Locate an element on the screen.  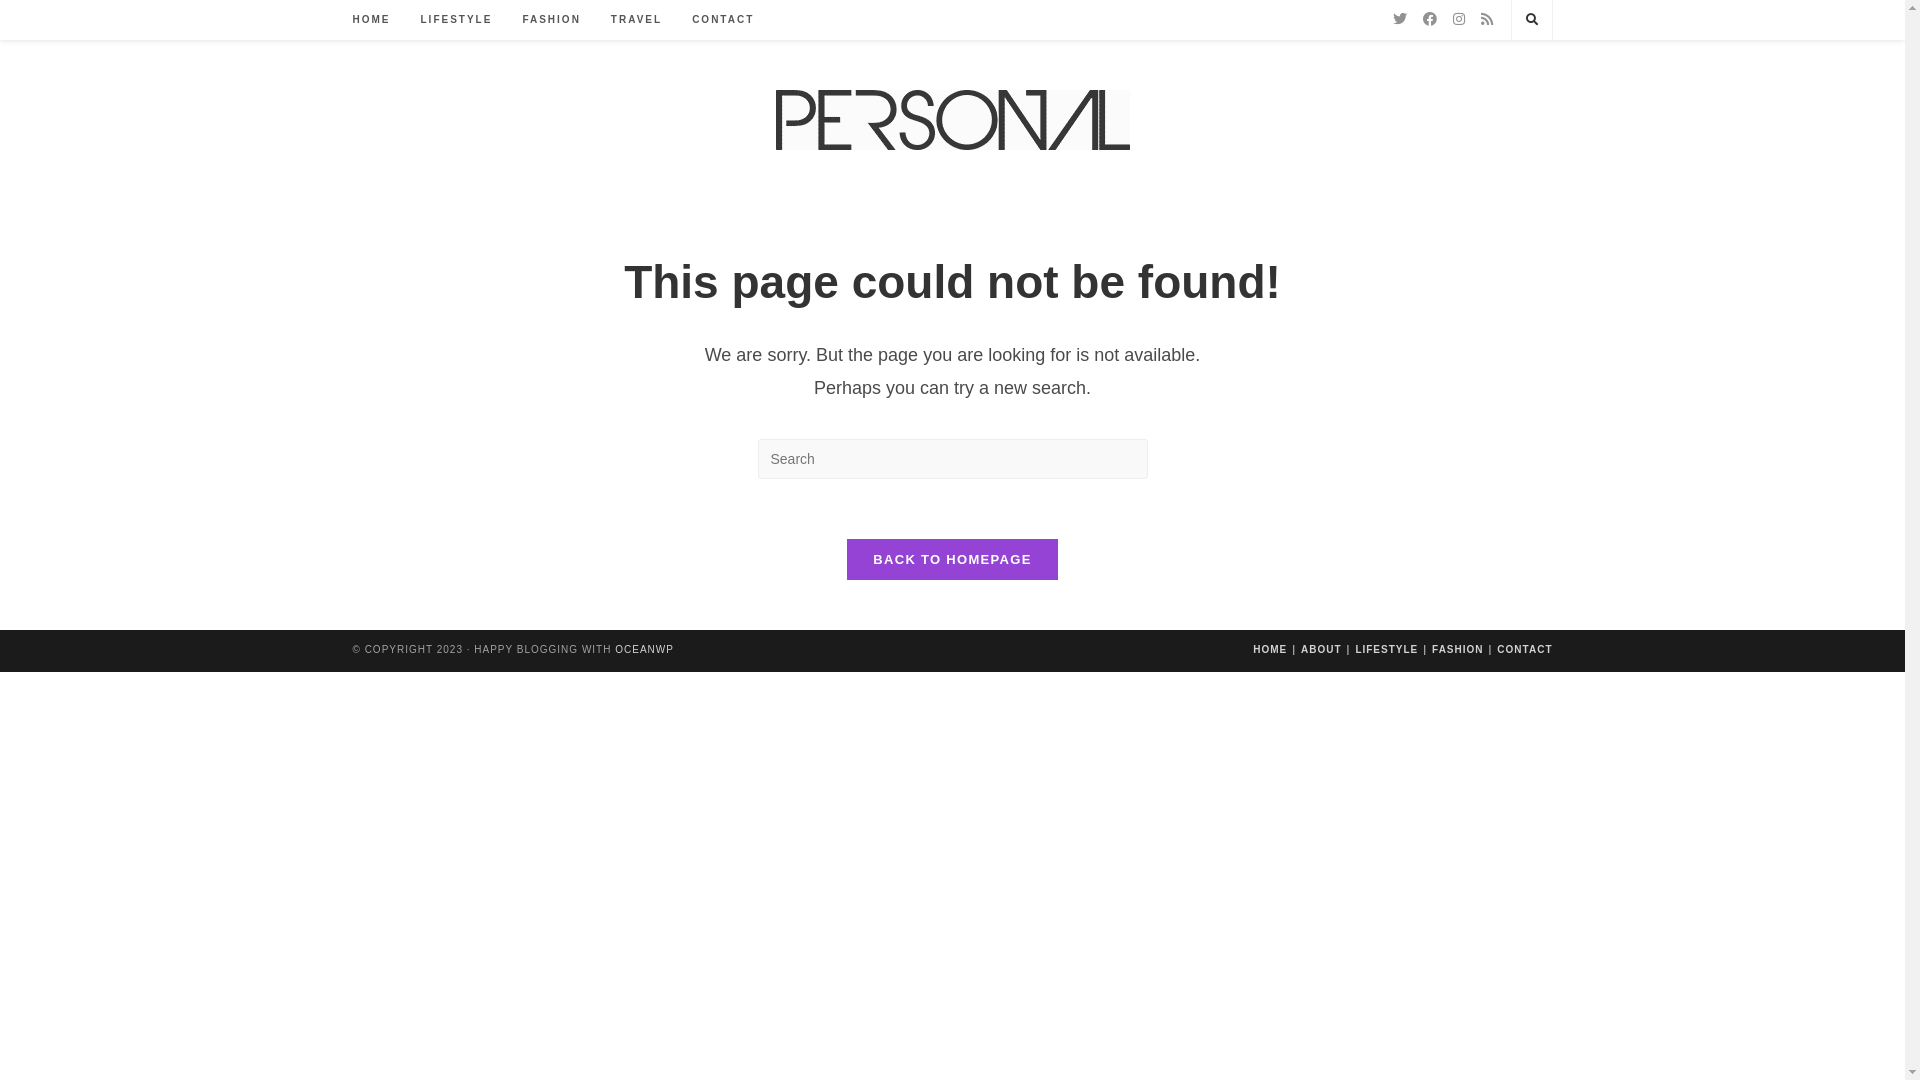
'CONTACT' is located at coordinates (722, 19).